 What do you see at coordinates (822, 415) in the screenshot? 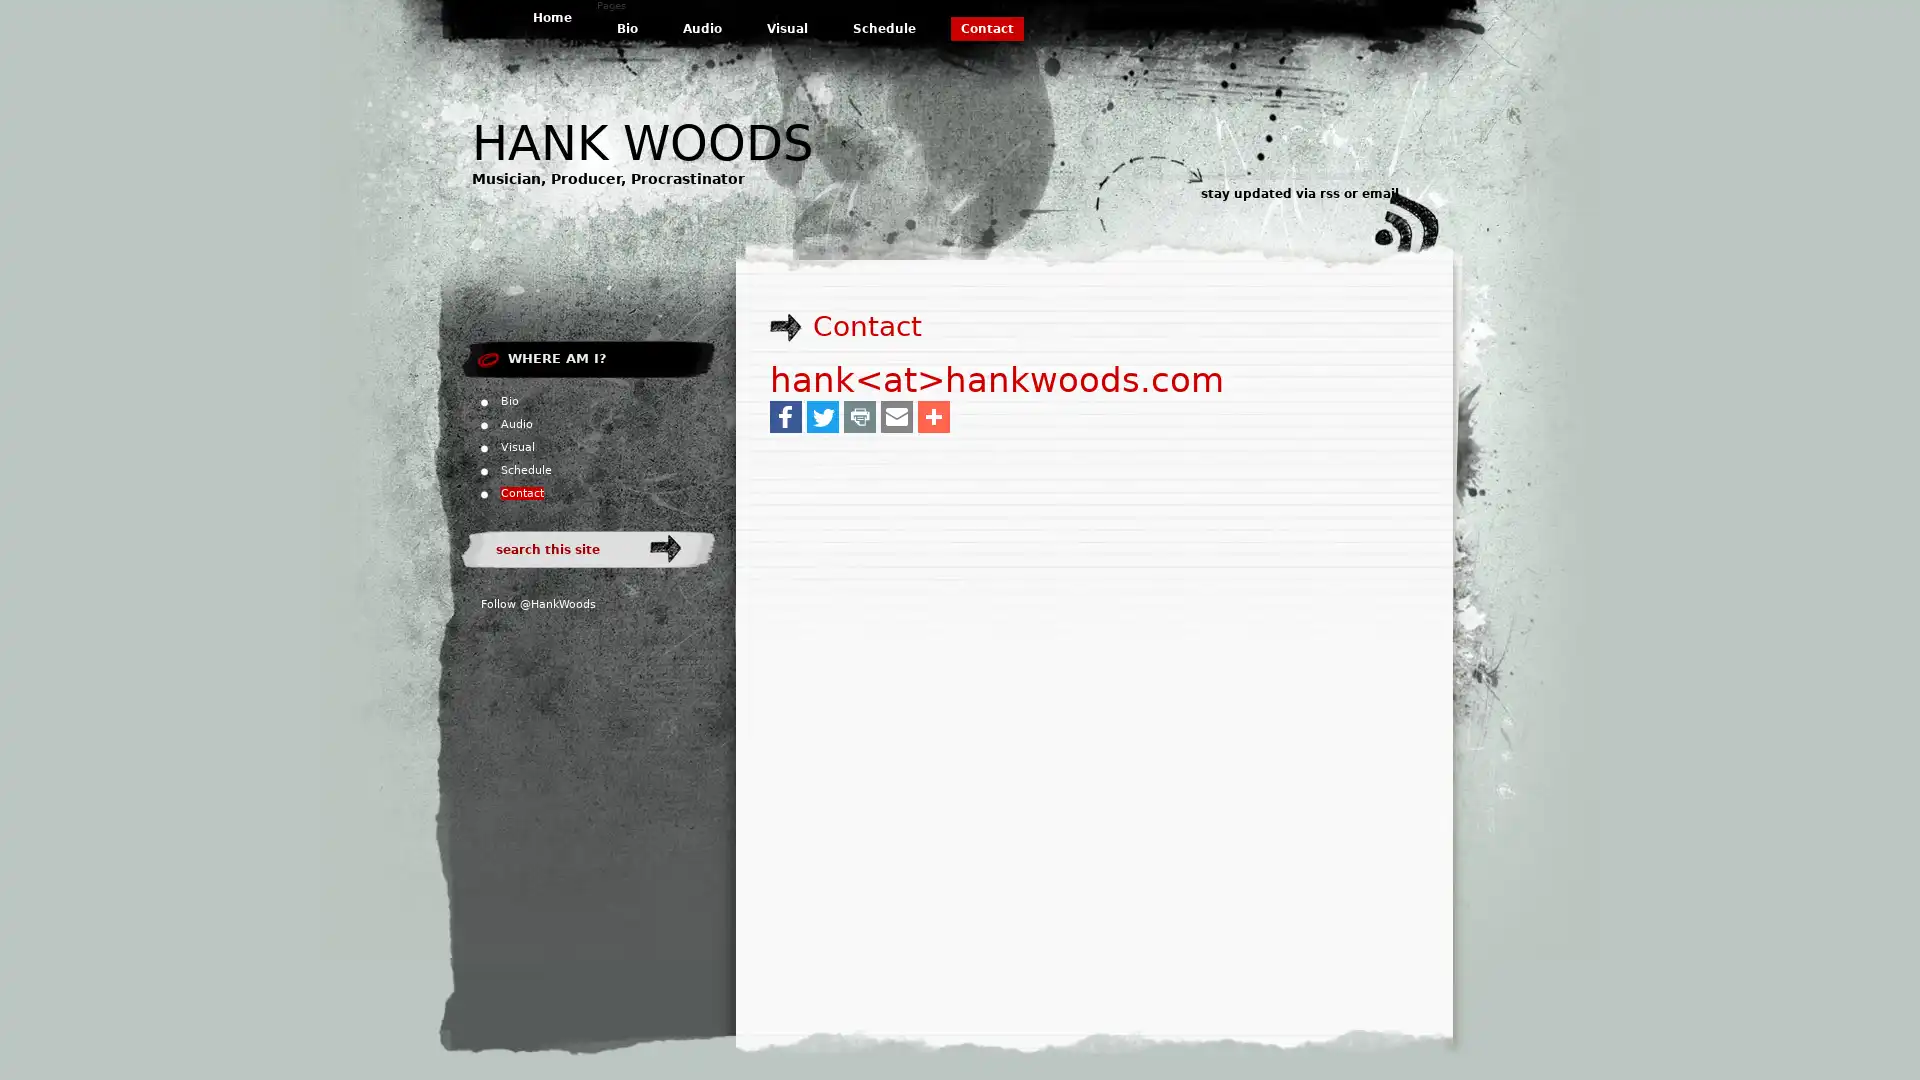
I see `Share to Twitter` at bounding box center [822, 415].